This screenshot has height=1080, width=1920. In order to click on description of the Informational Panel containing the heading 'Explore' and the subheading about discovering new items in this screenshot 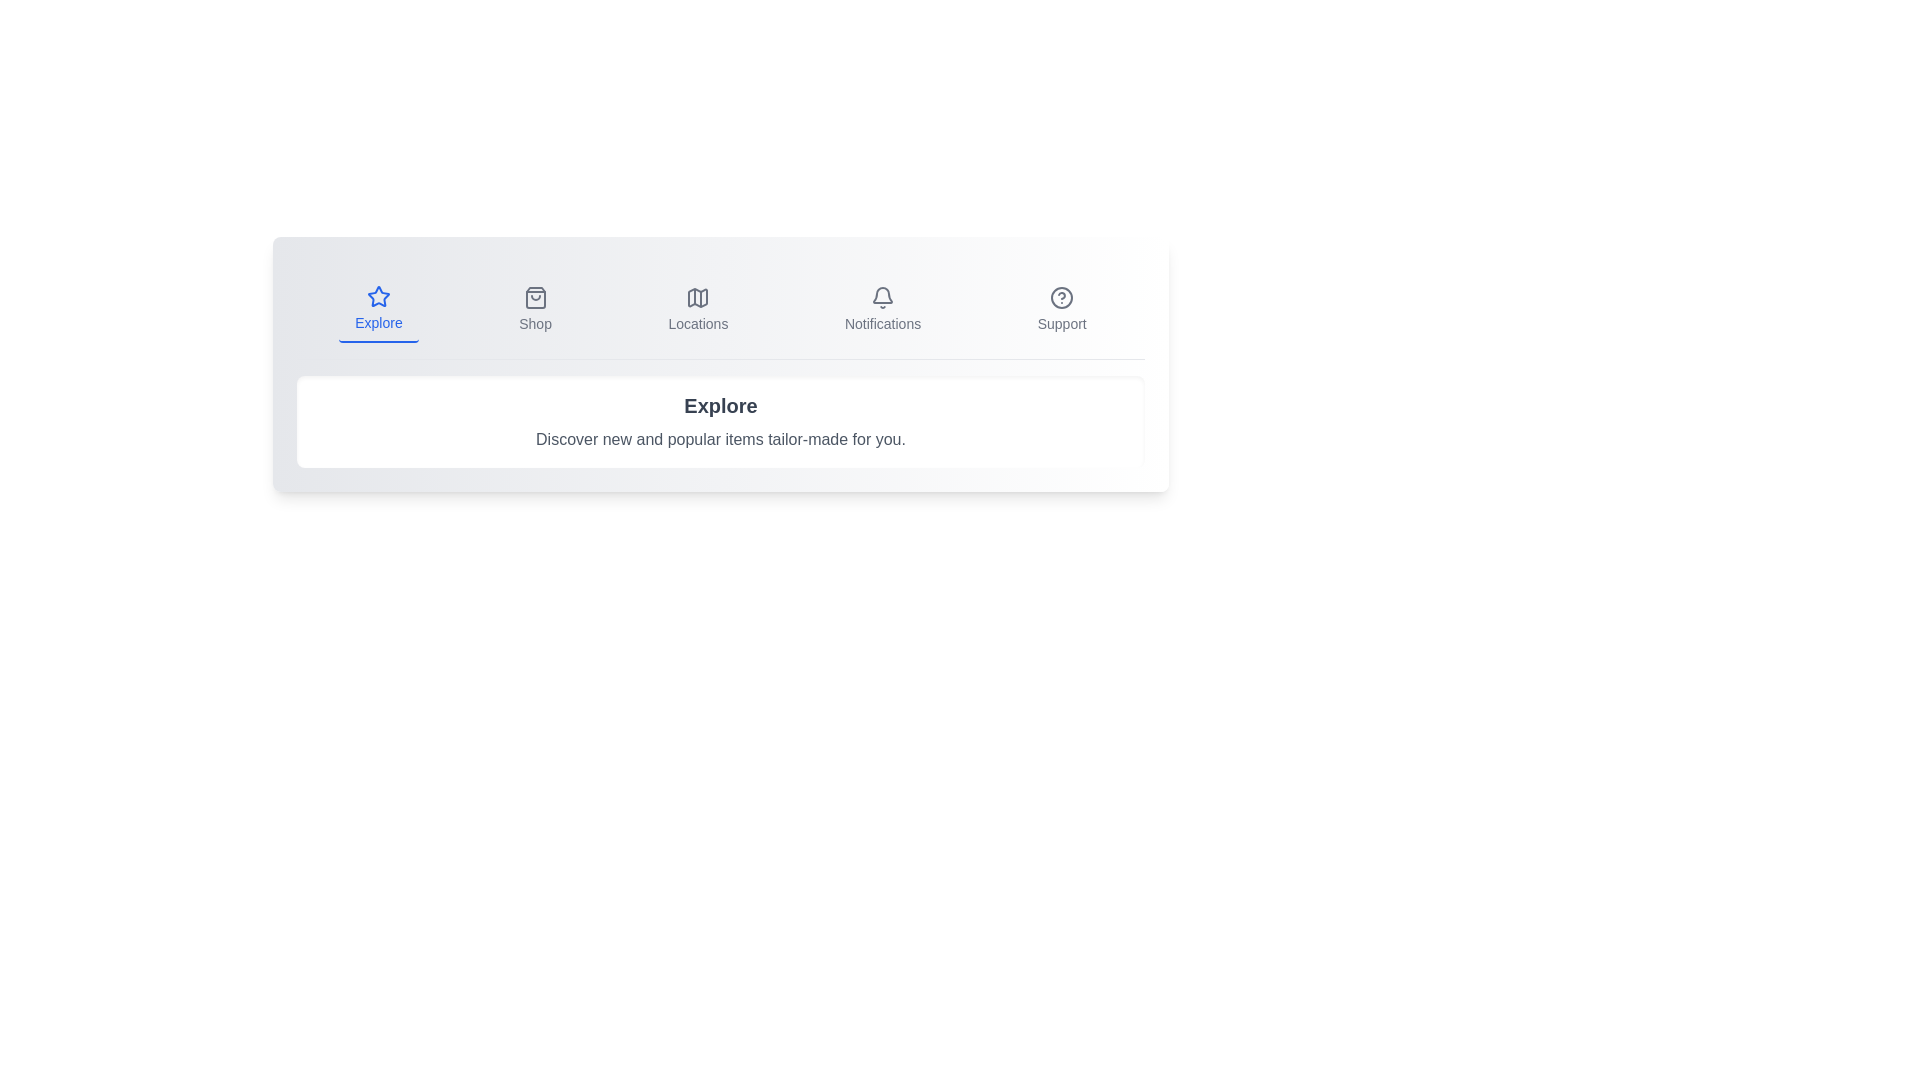, I will do `click(720, 420)`.